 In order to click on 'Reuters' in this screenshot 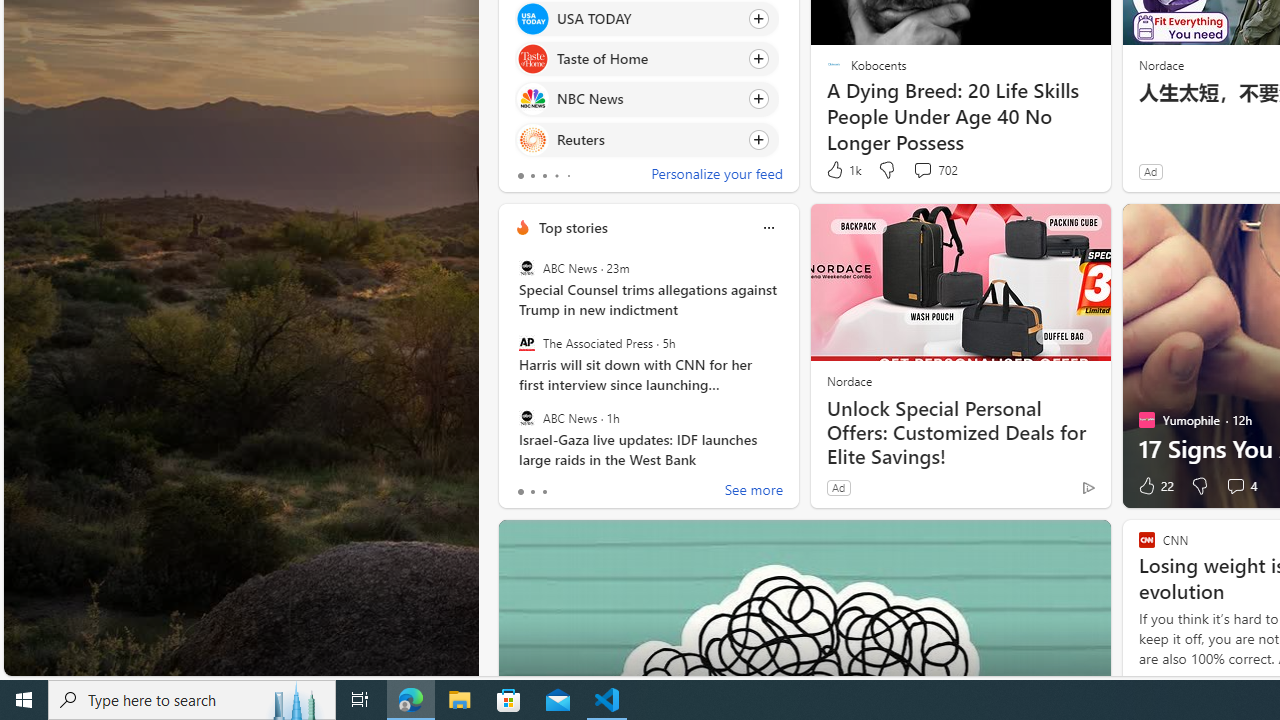, I will do `click(532, 138)`.